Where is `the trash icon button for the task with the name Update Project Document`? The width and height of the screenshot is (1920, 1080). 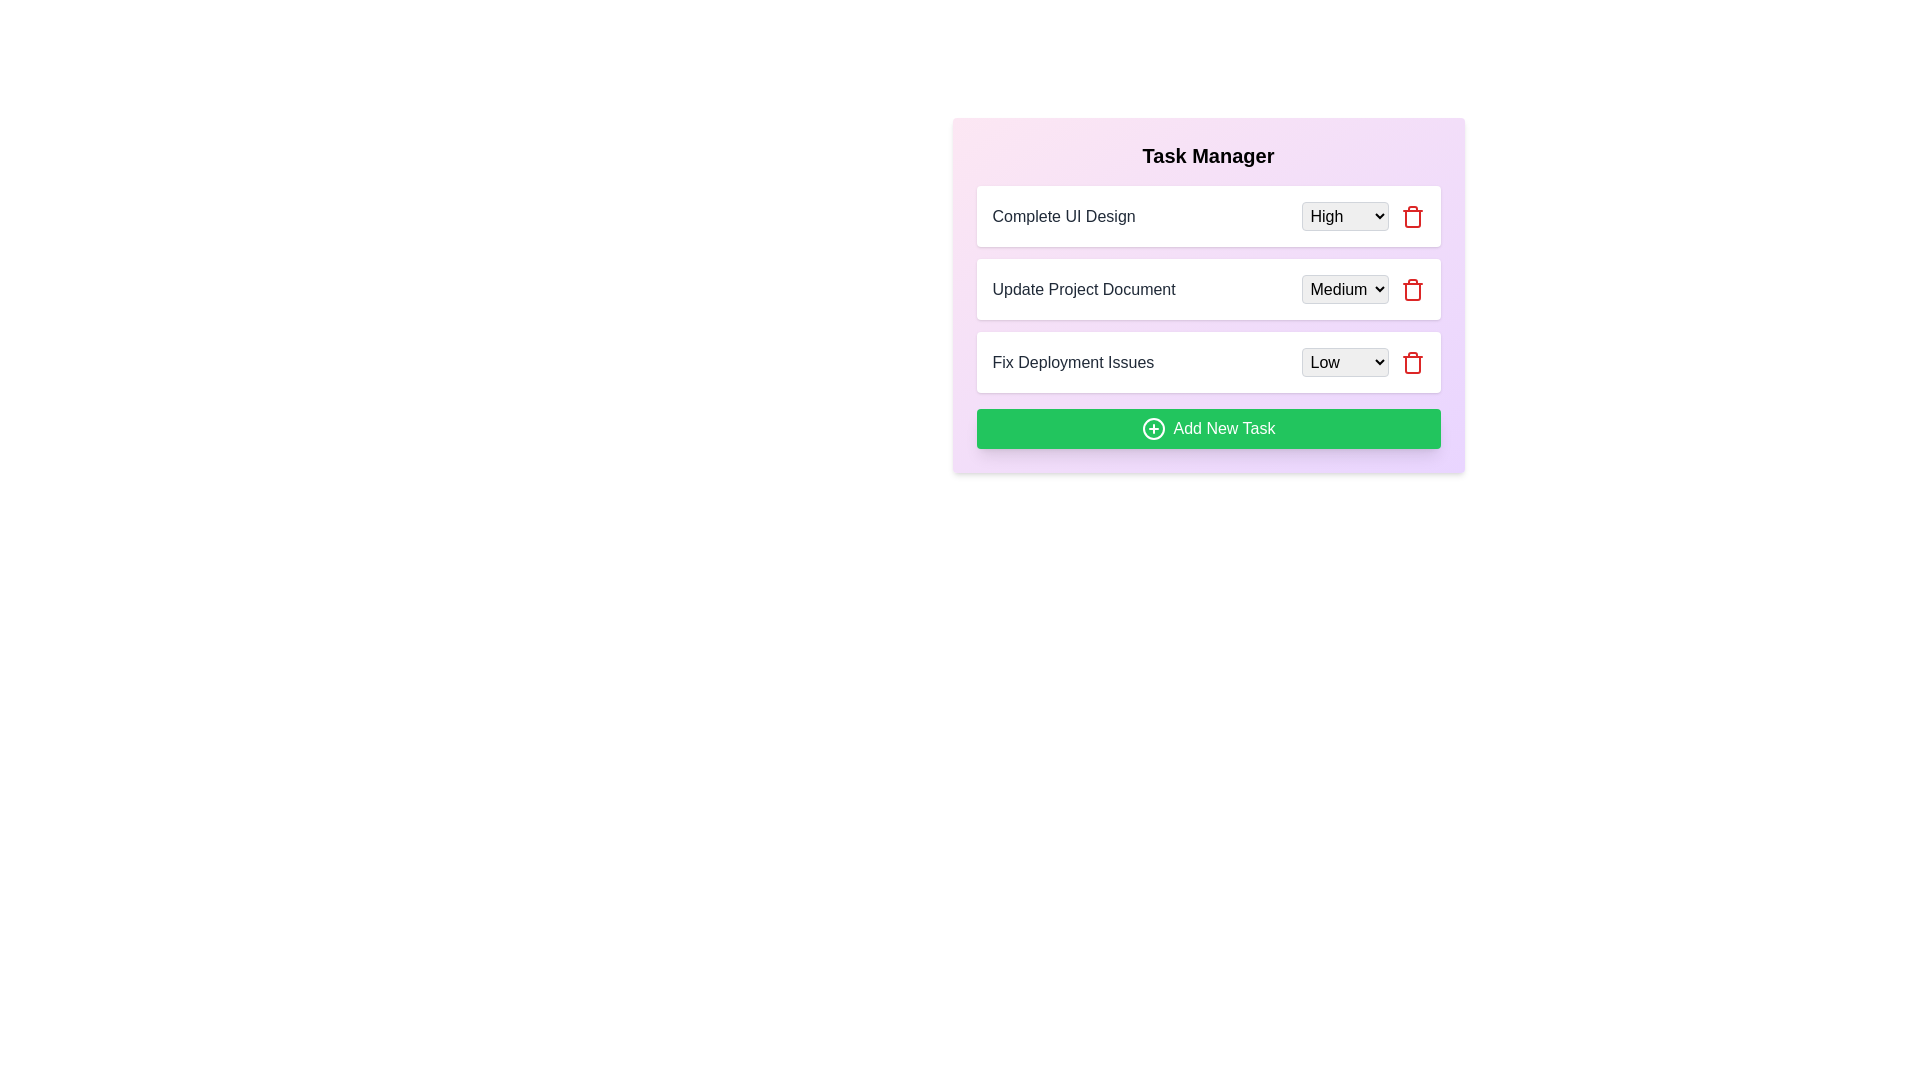 the trash icon button for the task with the name Update Project Document is located at coordinates (1411, 289).